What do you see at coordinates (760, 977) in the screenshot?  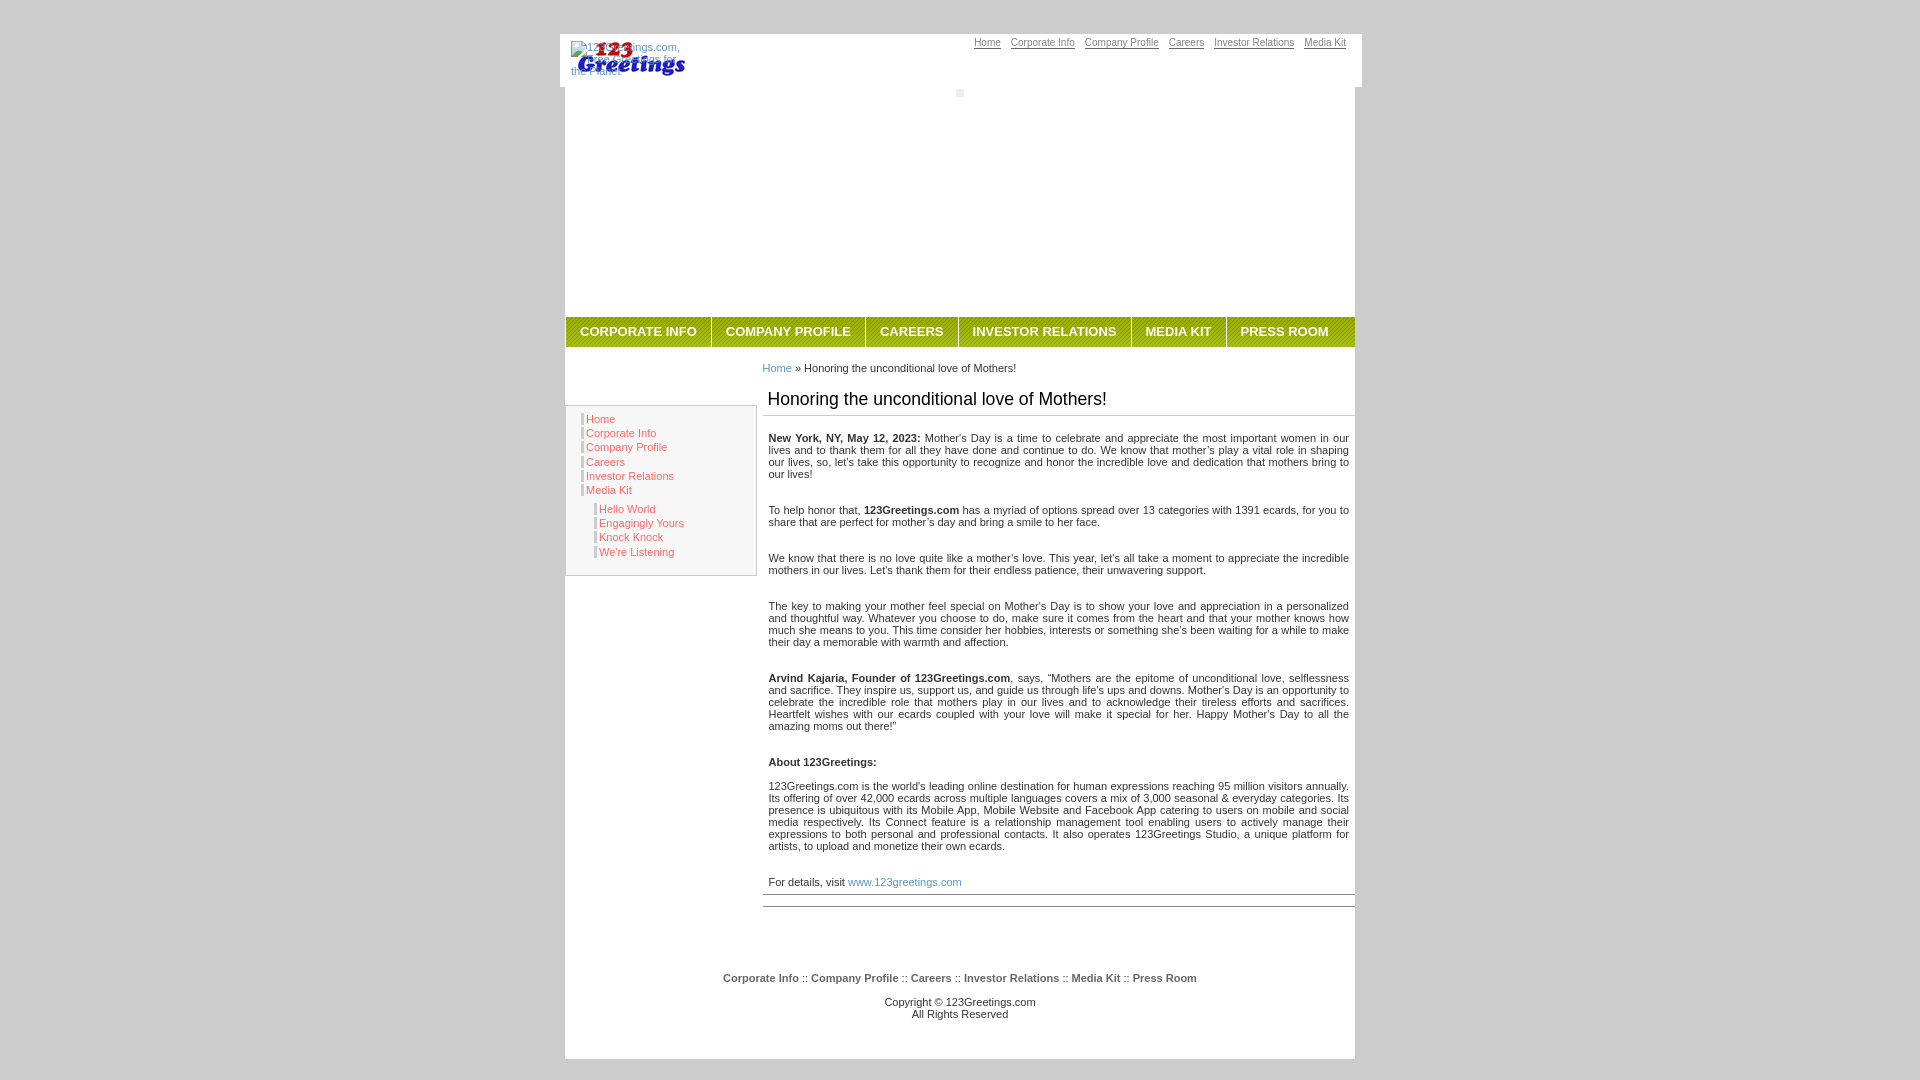 I see `'Corporate Info'` at bounding box center [760, 977].